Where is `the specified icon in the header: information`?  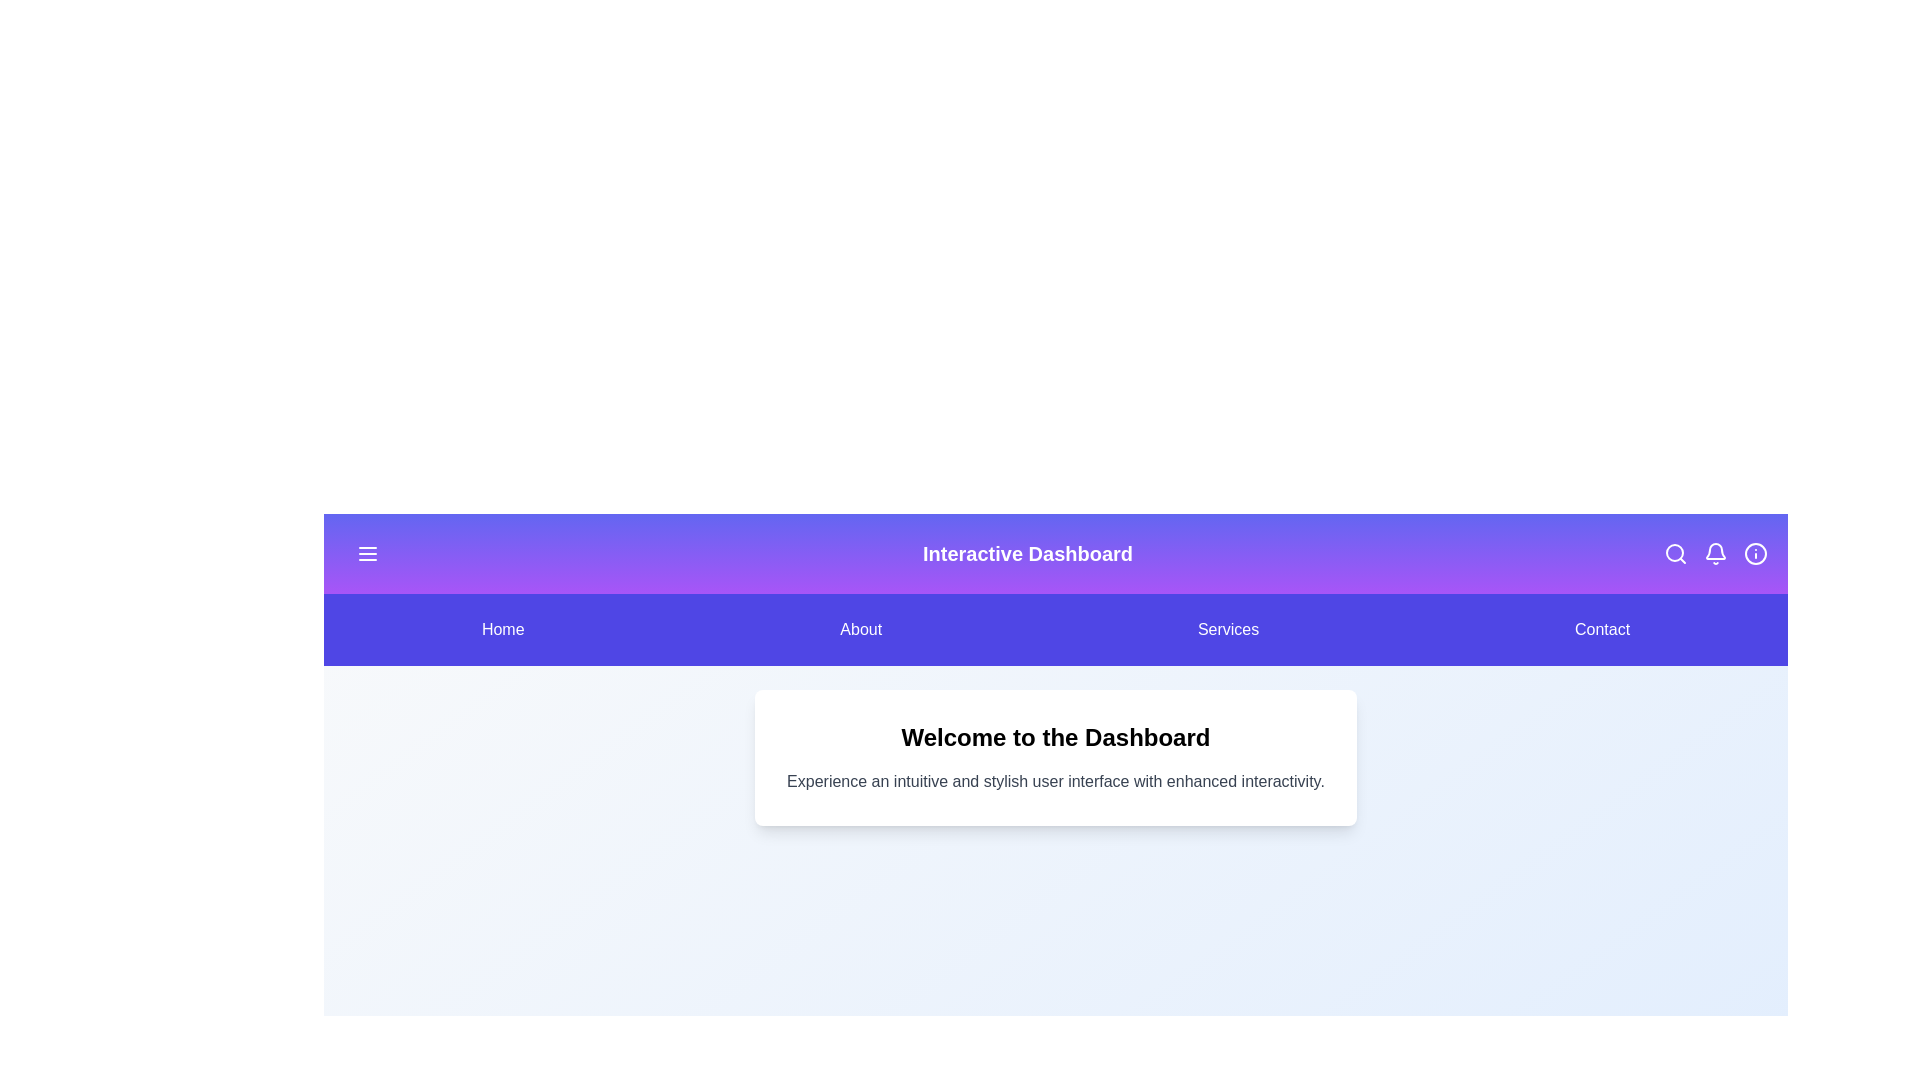
the specified icon in the header: information is located at coordinates (1755, 554).